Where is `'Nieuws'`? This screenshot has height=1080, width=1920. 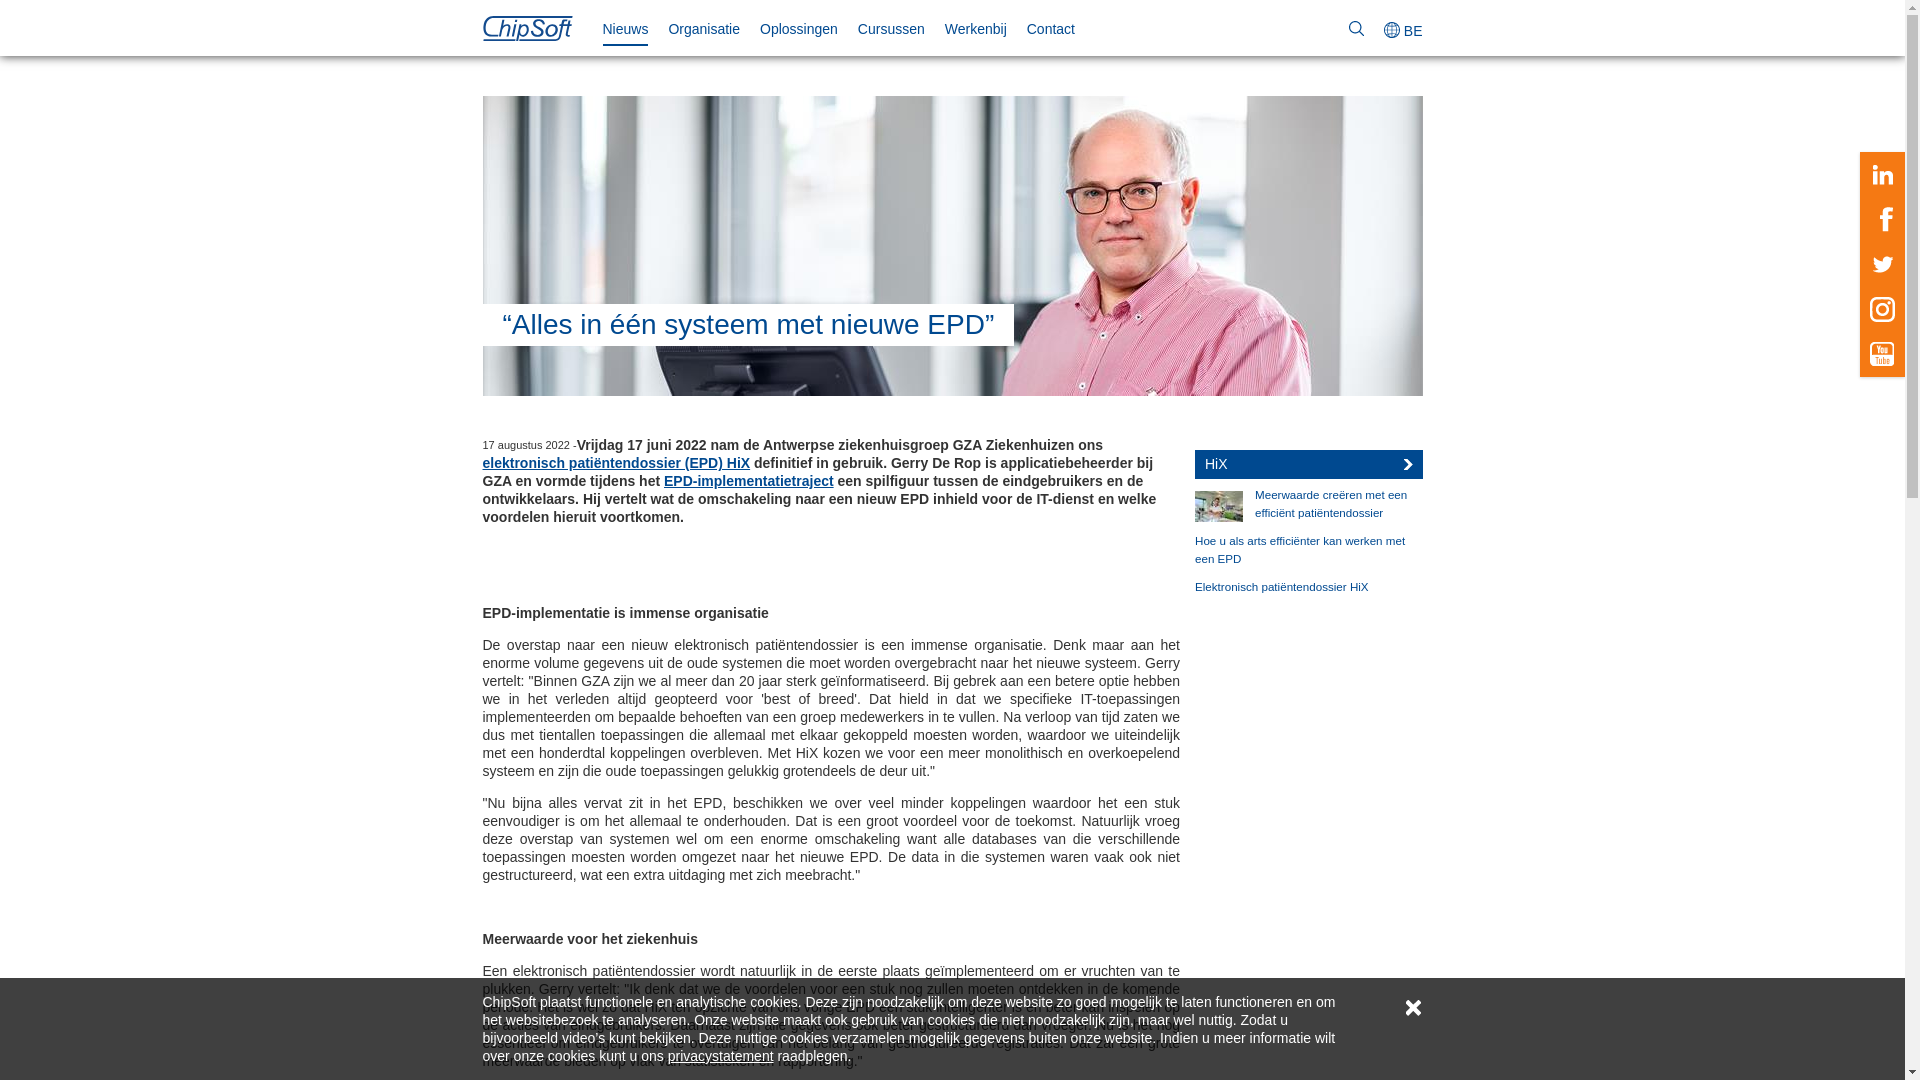 'Nieuws' is located at coordinates (623, 30).